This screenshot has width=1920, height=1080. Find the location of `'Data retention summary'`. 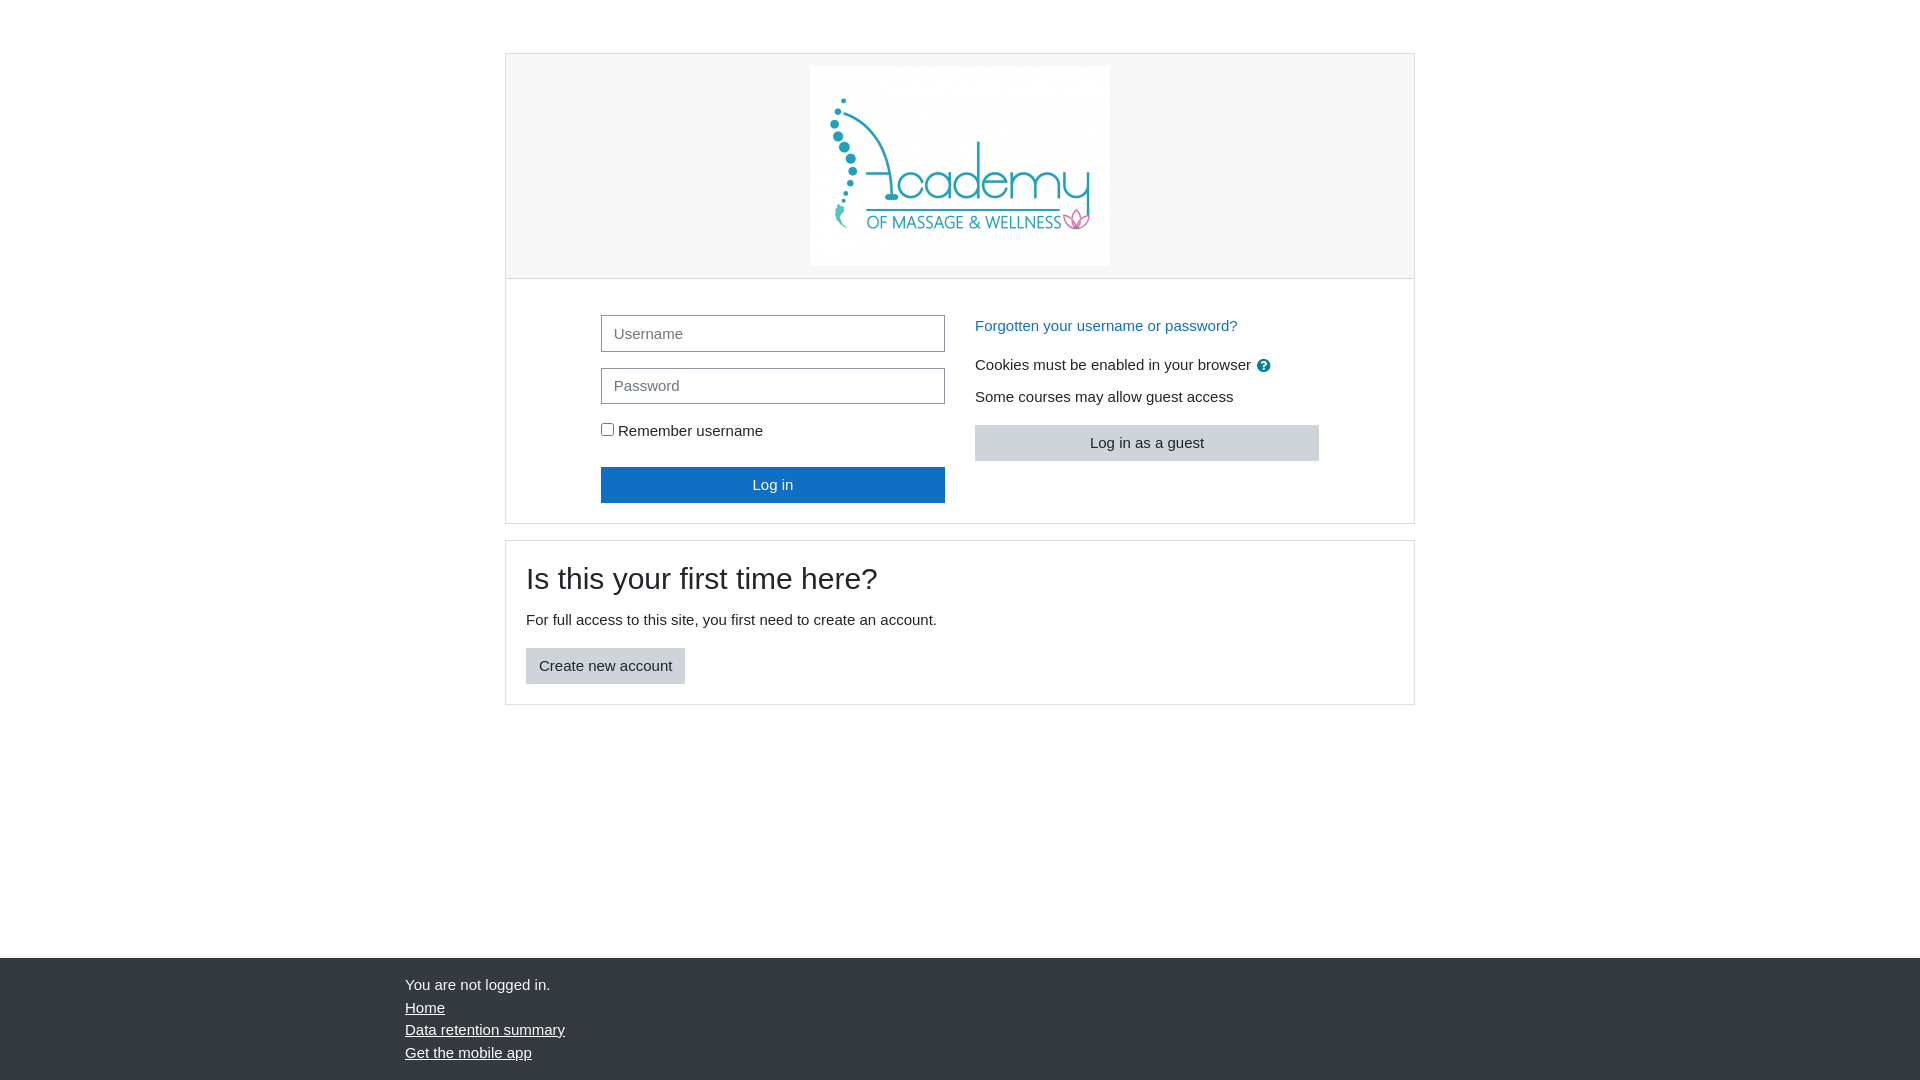

'Data retention summary' is located at coordinates (403, 1029).